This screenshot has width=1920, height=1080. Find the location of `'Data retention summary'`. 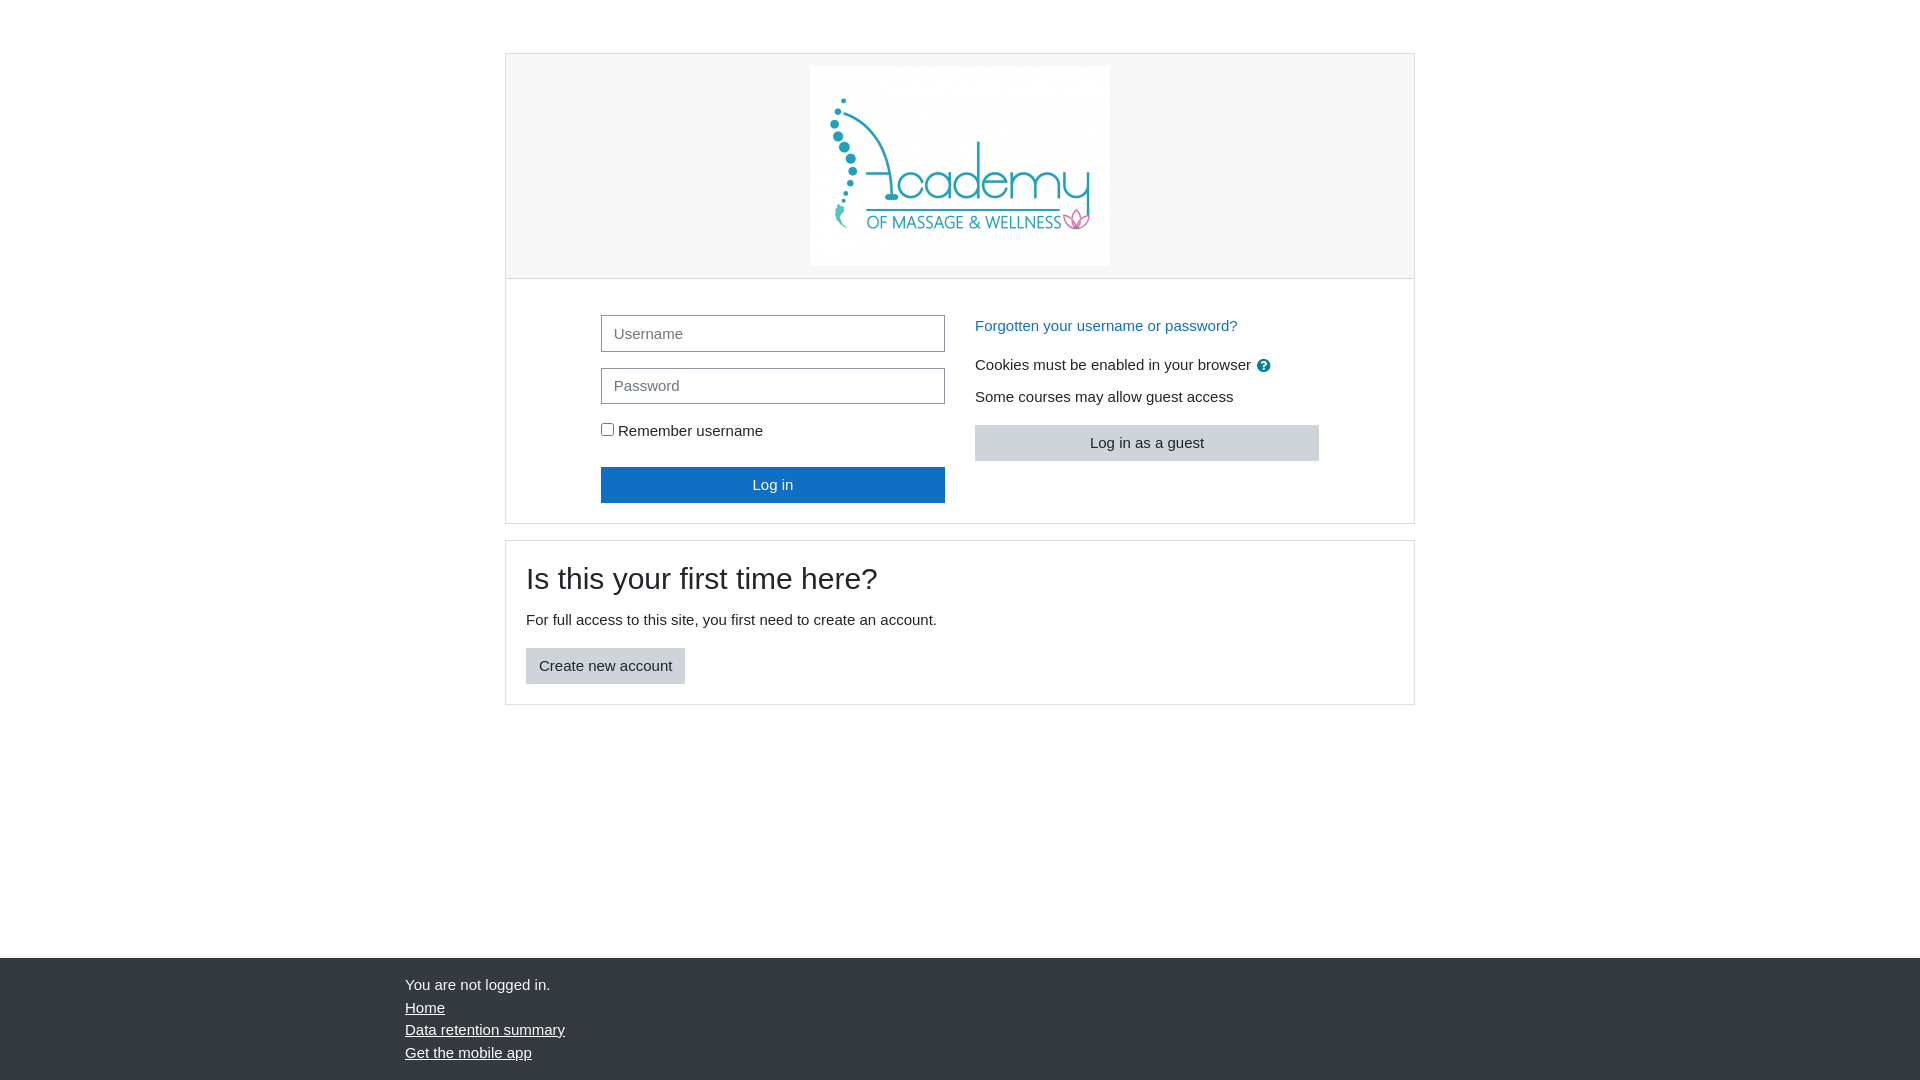

'Data retention summary' is located at coordinates (403, 1029).